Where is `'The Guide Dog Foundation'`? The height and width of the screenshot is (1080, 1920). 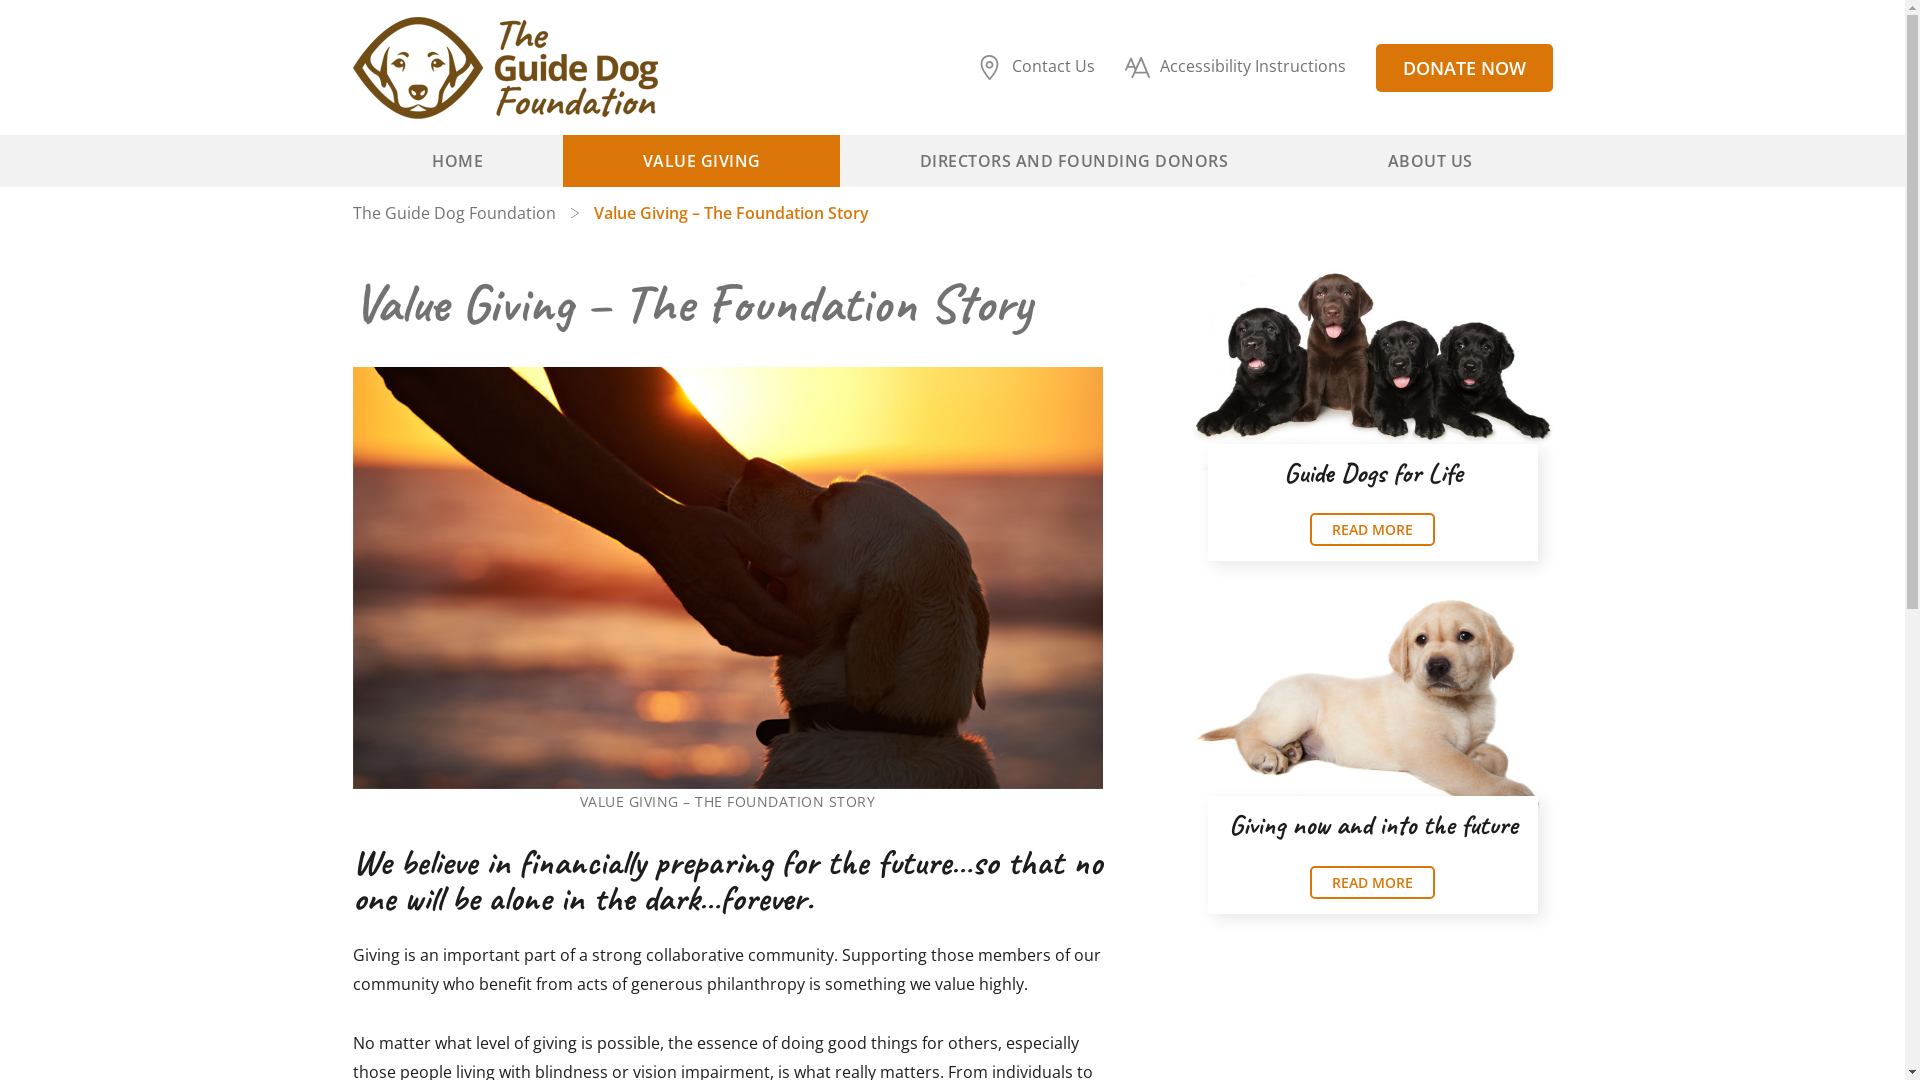 'The Guide Dog Foundation' is located at coordinates (504, 66).